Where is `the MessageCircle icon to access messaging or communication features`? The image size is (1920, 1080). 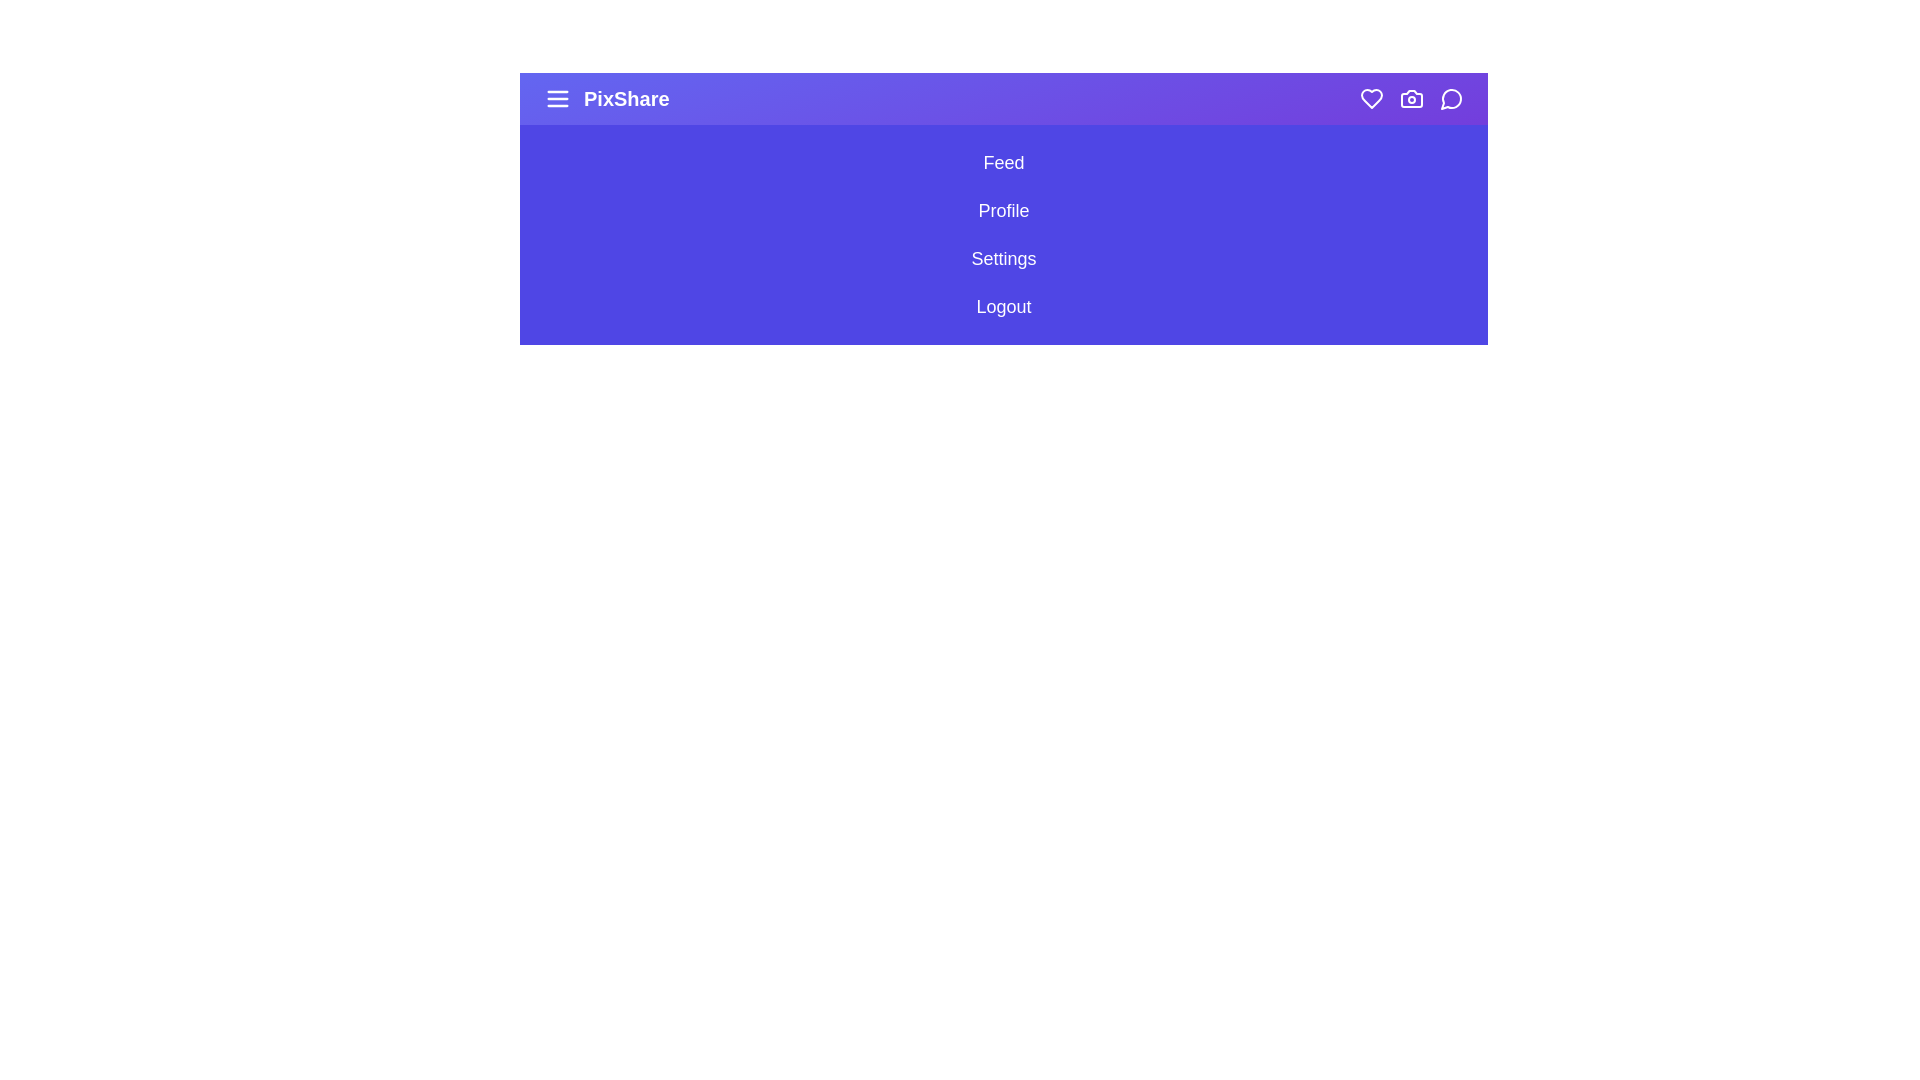
the MessageCircle icon to access messaging or communication features is located at coordinates (1451, 99).